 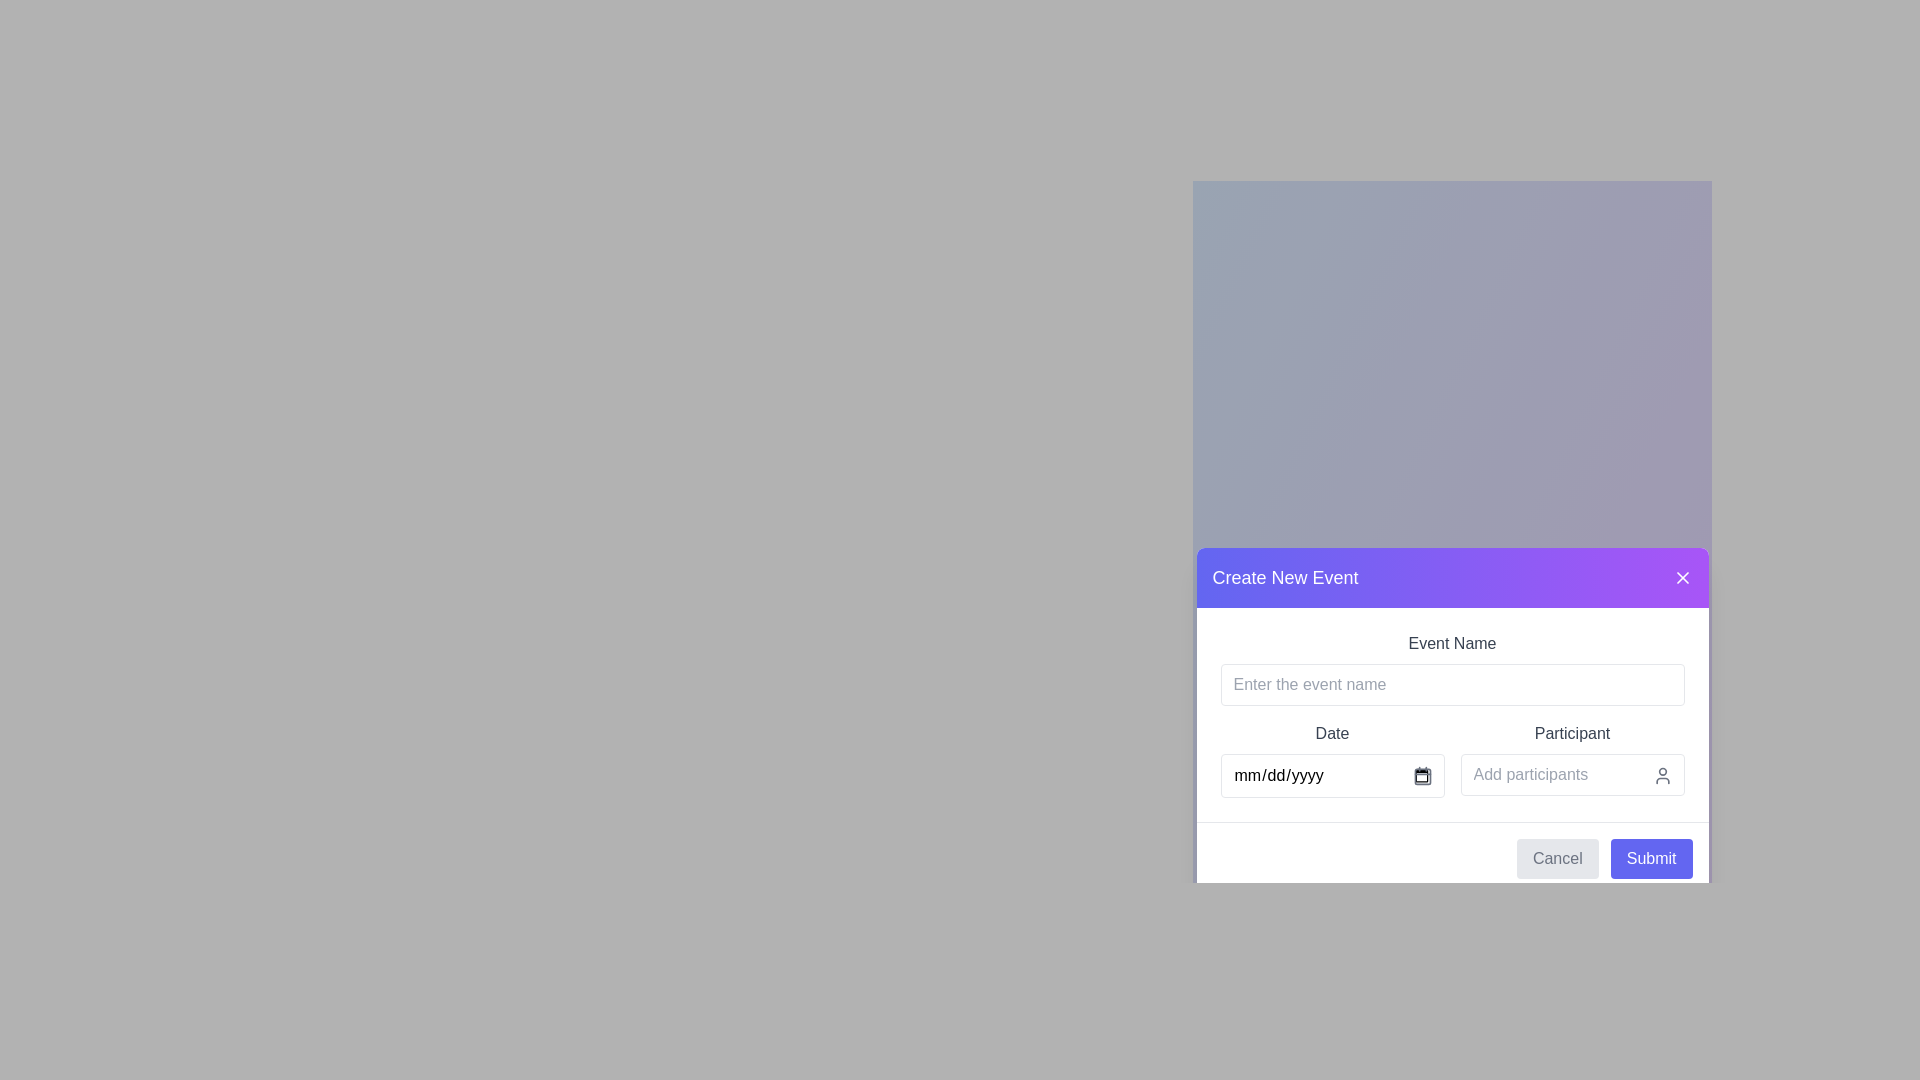 What do you see at coordinates (1681, 577) in the screenshot?
I see `the close button located in the header section of the modal, to the right of the text 'Create New Event'` at bounding box center [1681, 577].